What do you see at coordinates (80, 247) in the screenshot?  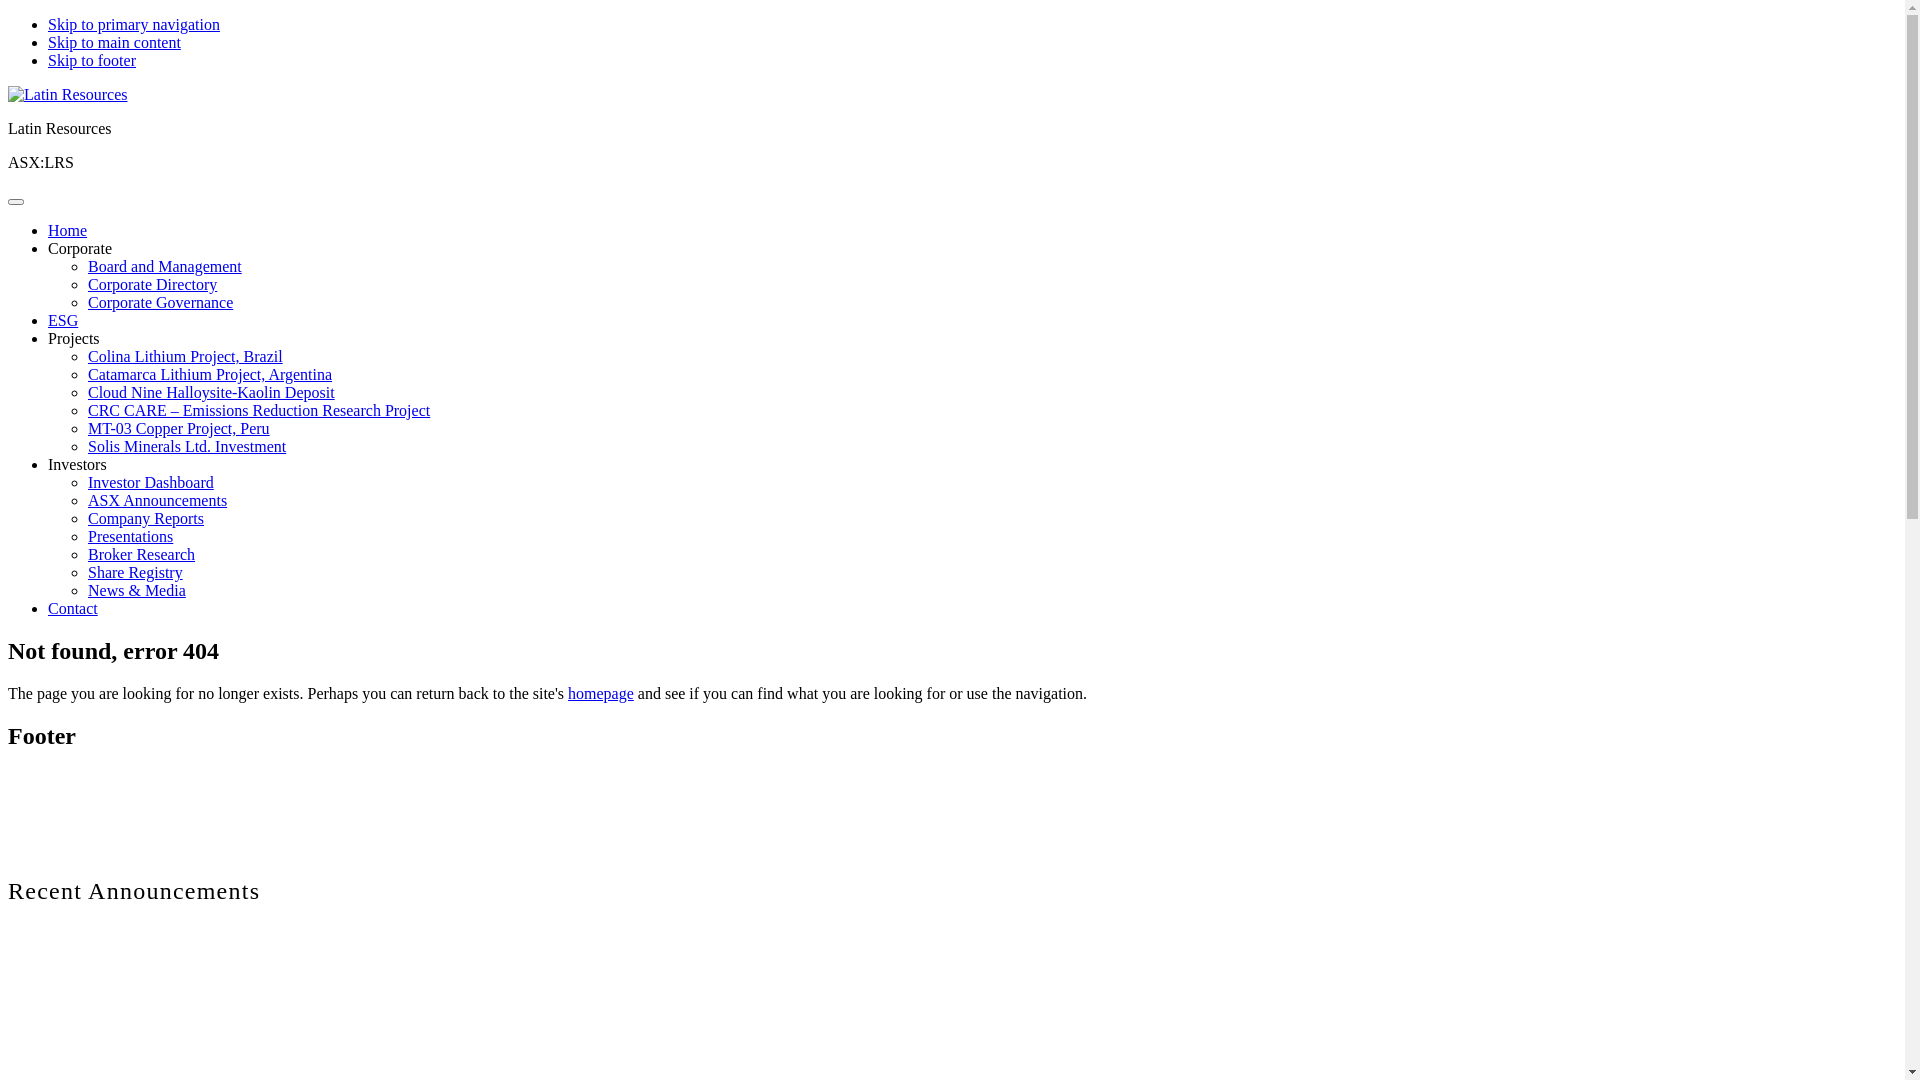 I see `'Corporate'` at bounding box center [80, 247].